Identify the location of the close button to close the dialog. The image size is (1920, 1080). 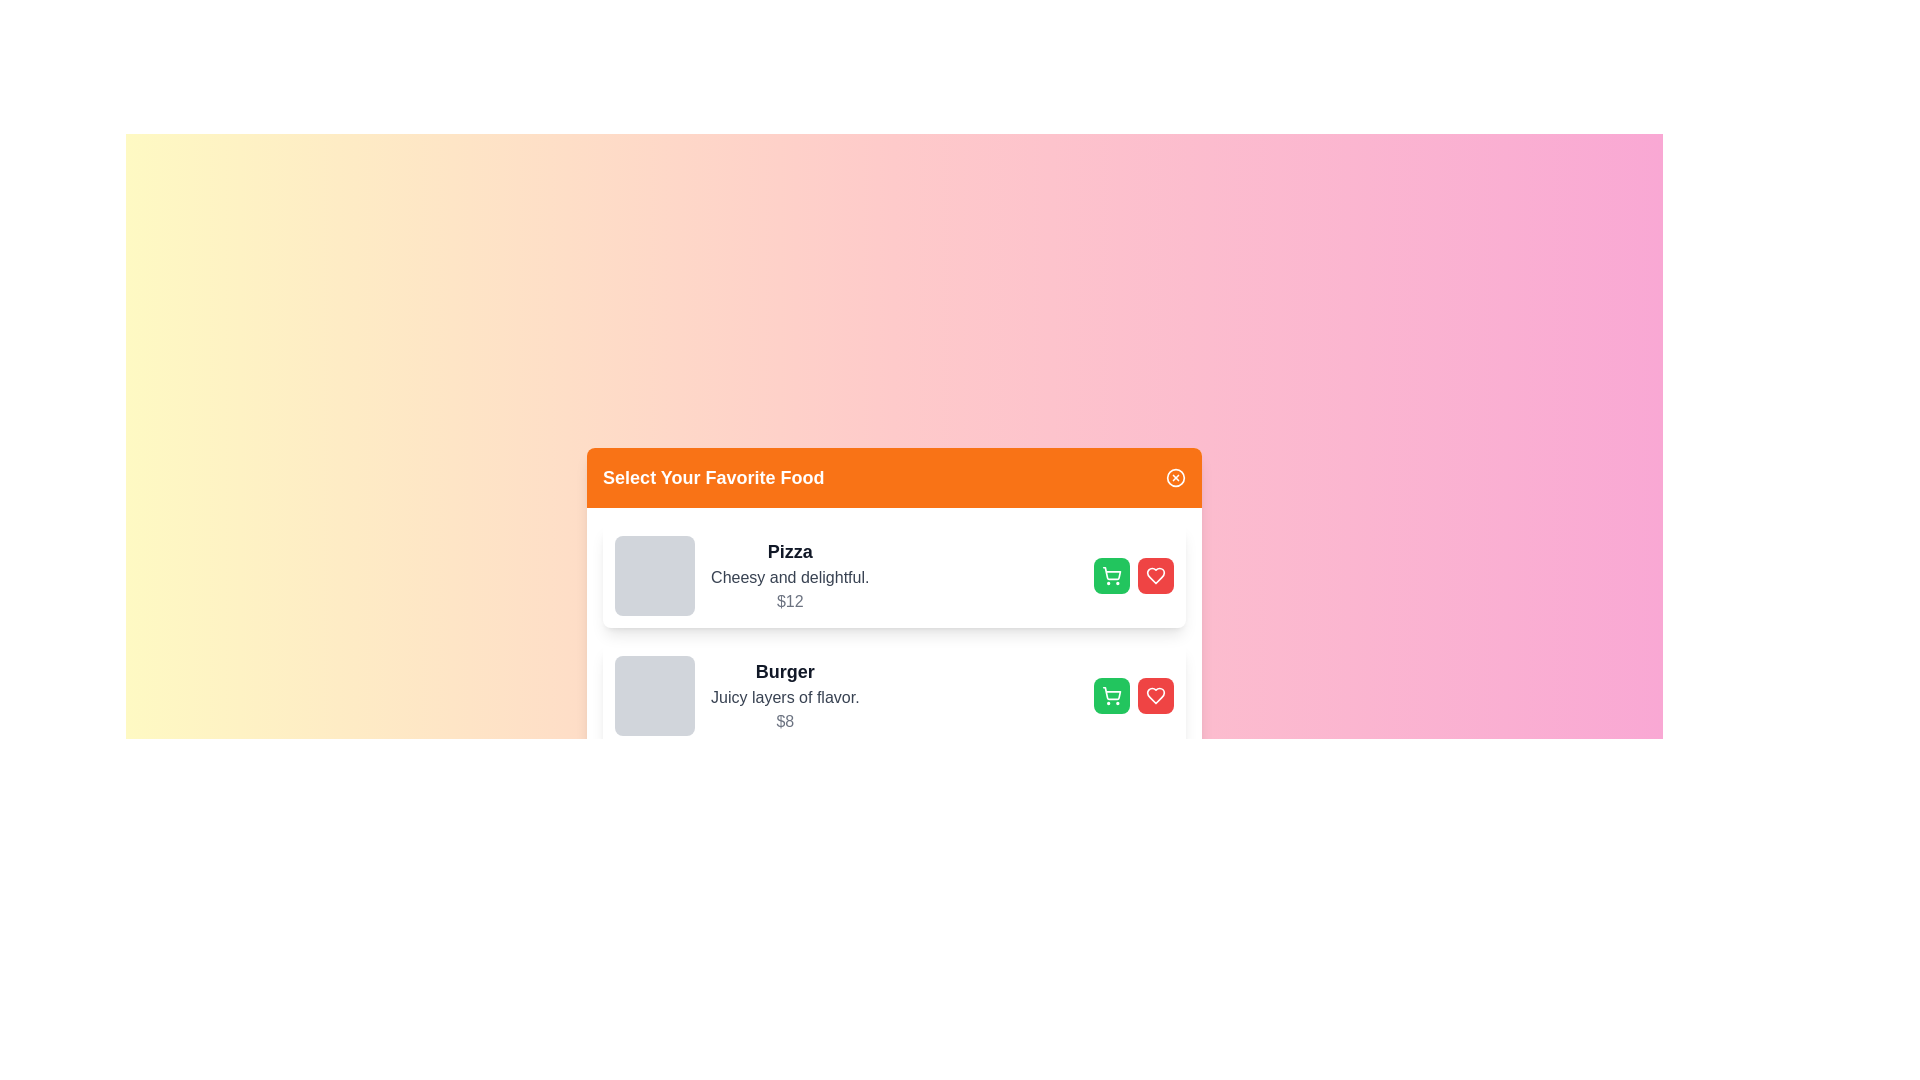
(1175, 478).